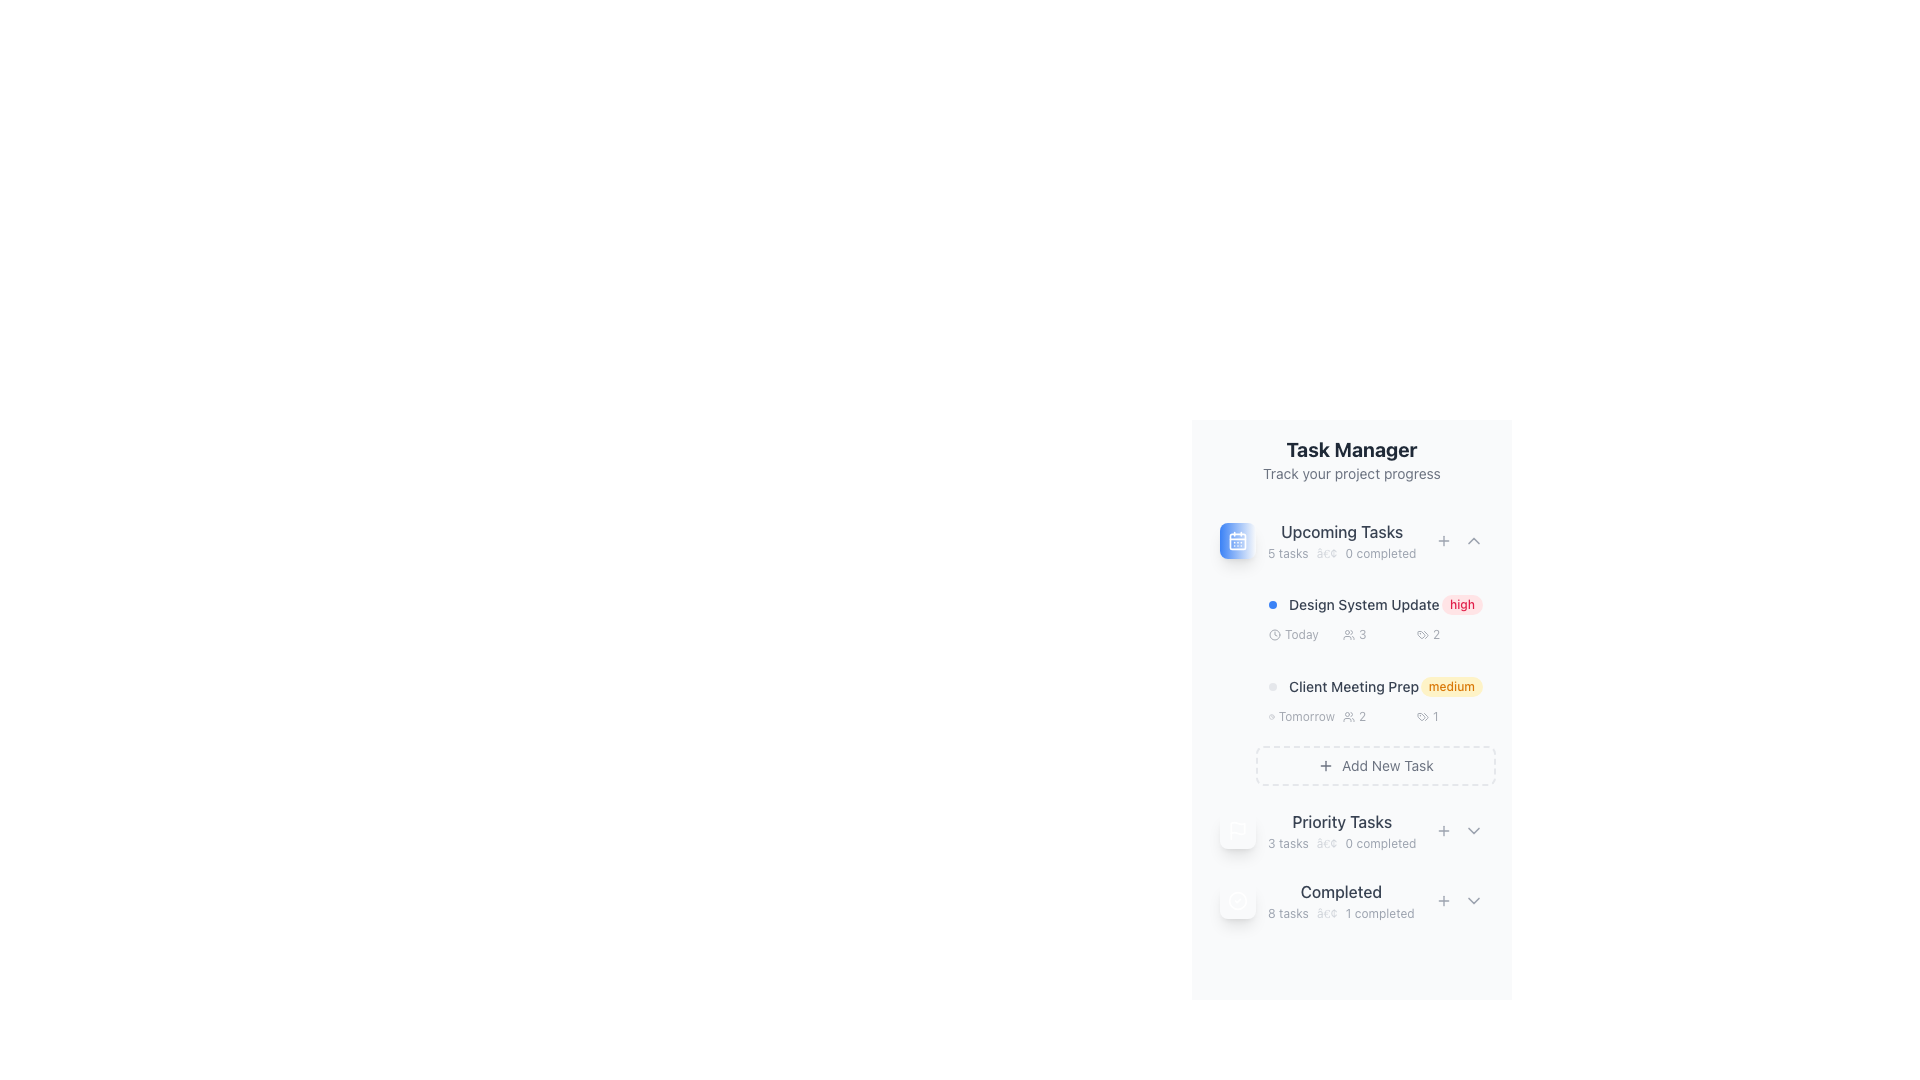  Describe the element at coordinates (1354, 604) in the screenshot. I see `the 'Design System Update' text label located in the upper area of the right-hand panel under the 'Upcoming Tasks' section, which is styled in a medium font weight and gray color` at that location.